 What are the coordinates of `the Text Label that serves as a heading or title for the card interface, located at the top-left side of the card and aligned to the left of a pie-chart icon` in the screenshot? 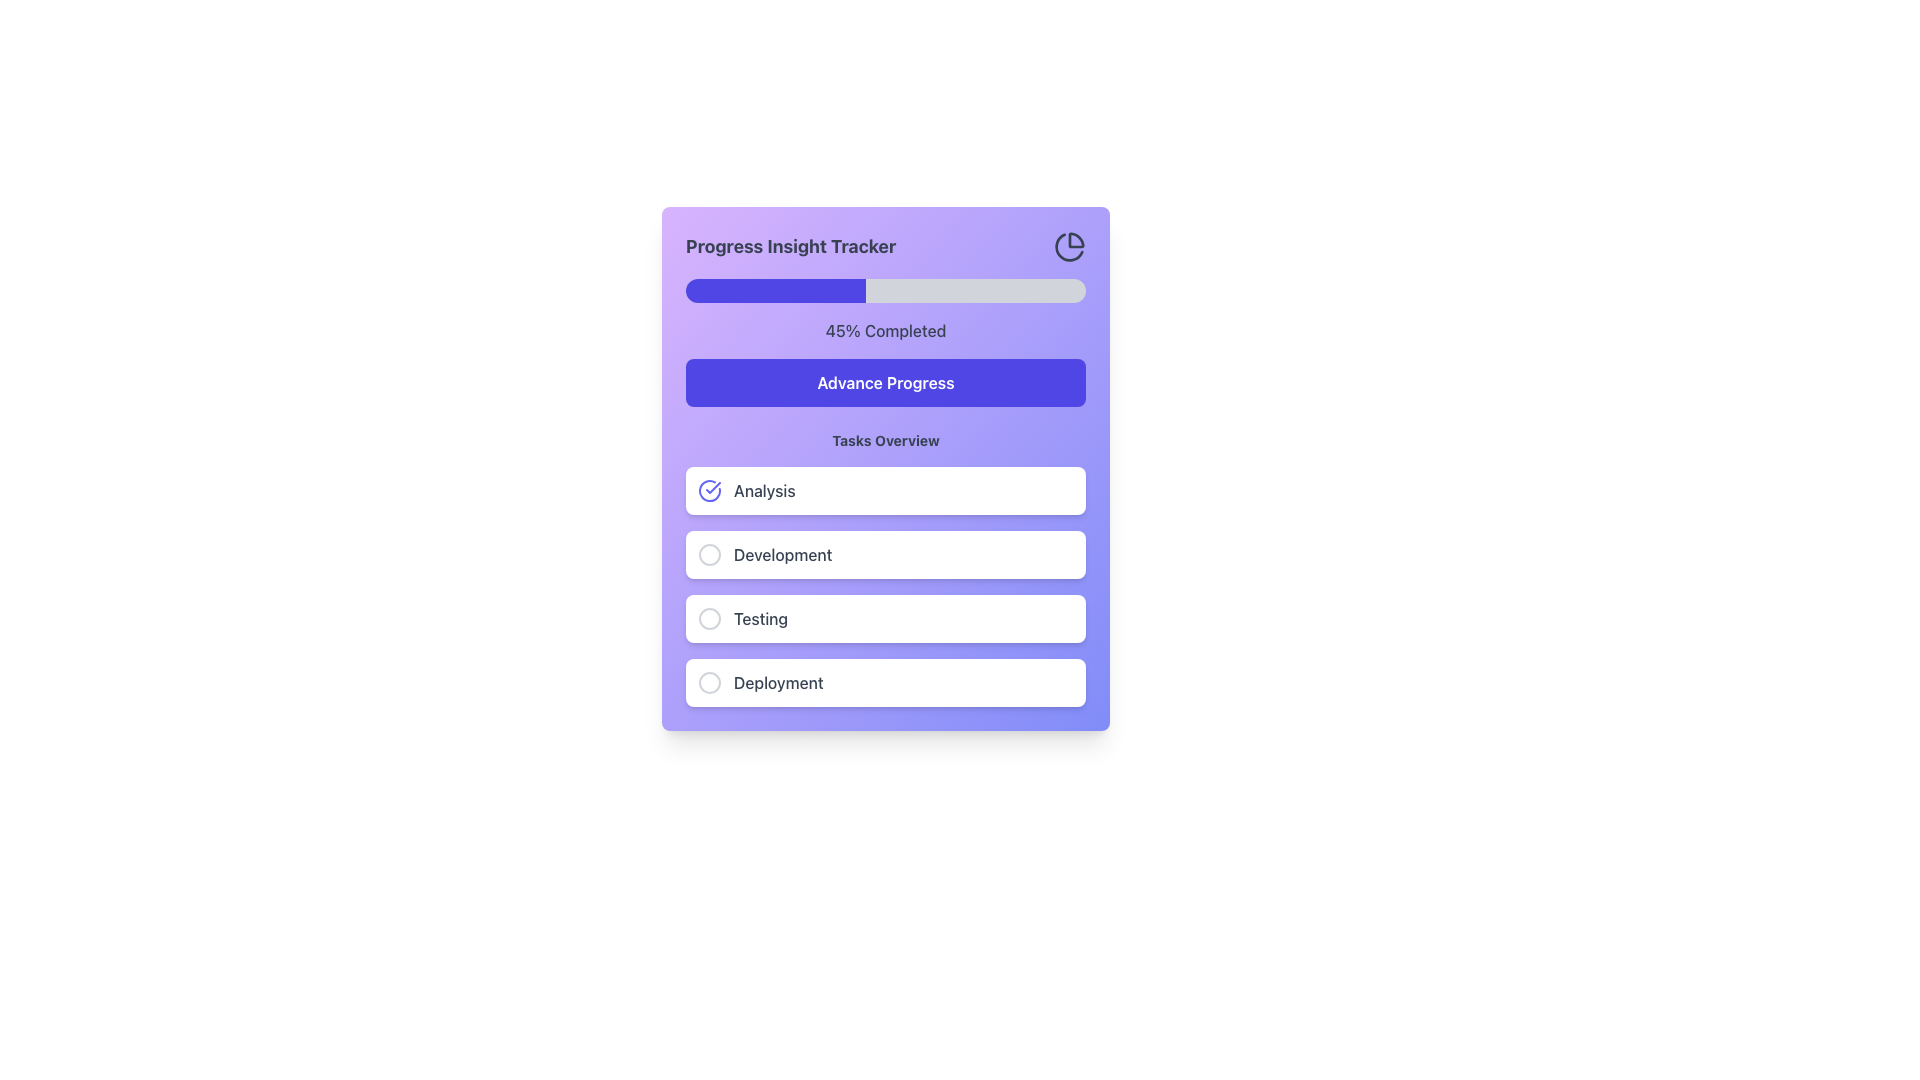 It's located at (790, 245).